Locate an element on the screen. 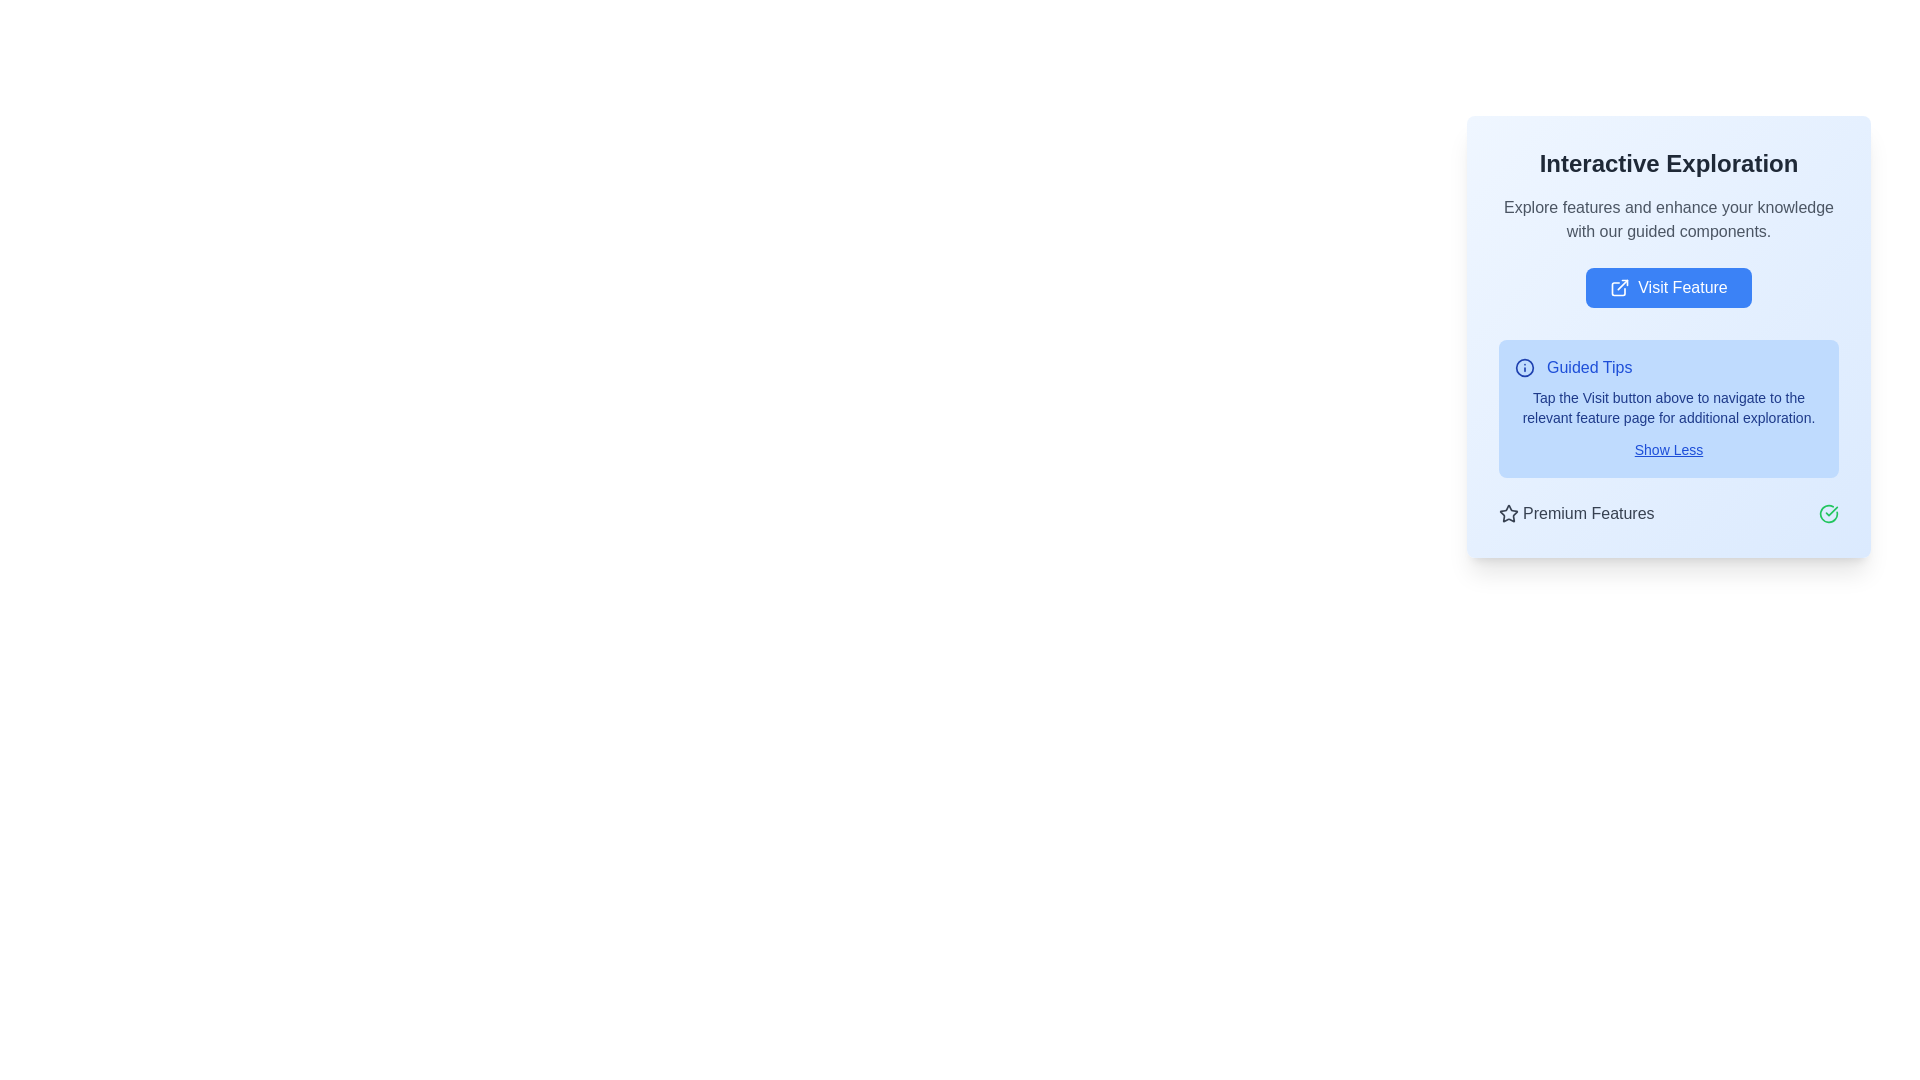  the 'Show Less' link located within the Information card titled 'Guided Tips' is located at coordinates (1669, 407).